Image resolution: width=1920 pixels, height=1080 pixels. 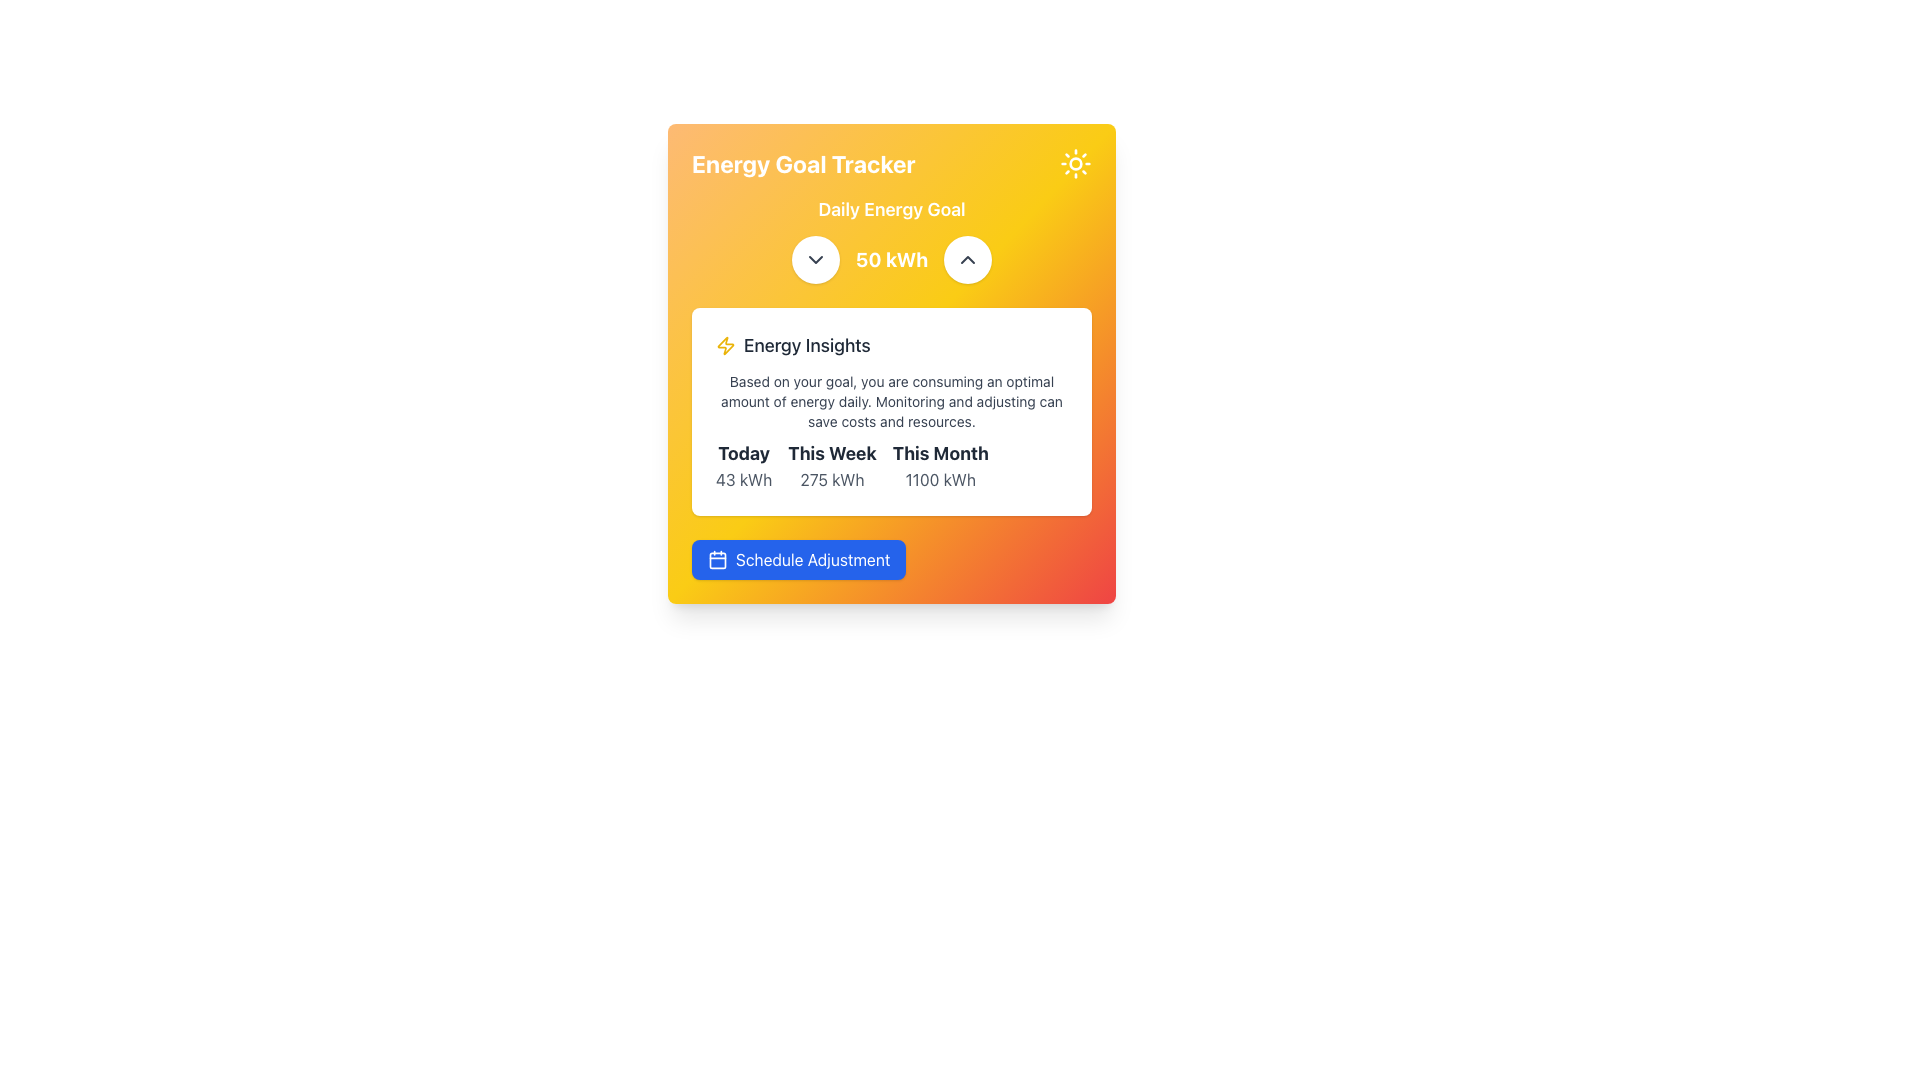 I want to click on the lightning bolt-shaped icon that is yellow and located next to the 'Energy Insights' heading in the 'Energy Goal Tracker' card, so click(x=724, y=345).